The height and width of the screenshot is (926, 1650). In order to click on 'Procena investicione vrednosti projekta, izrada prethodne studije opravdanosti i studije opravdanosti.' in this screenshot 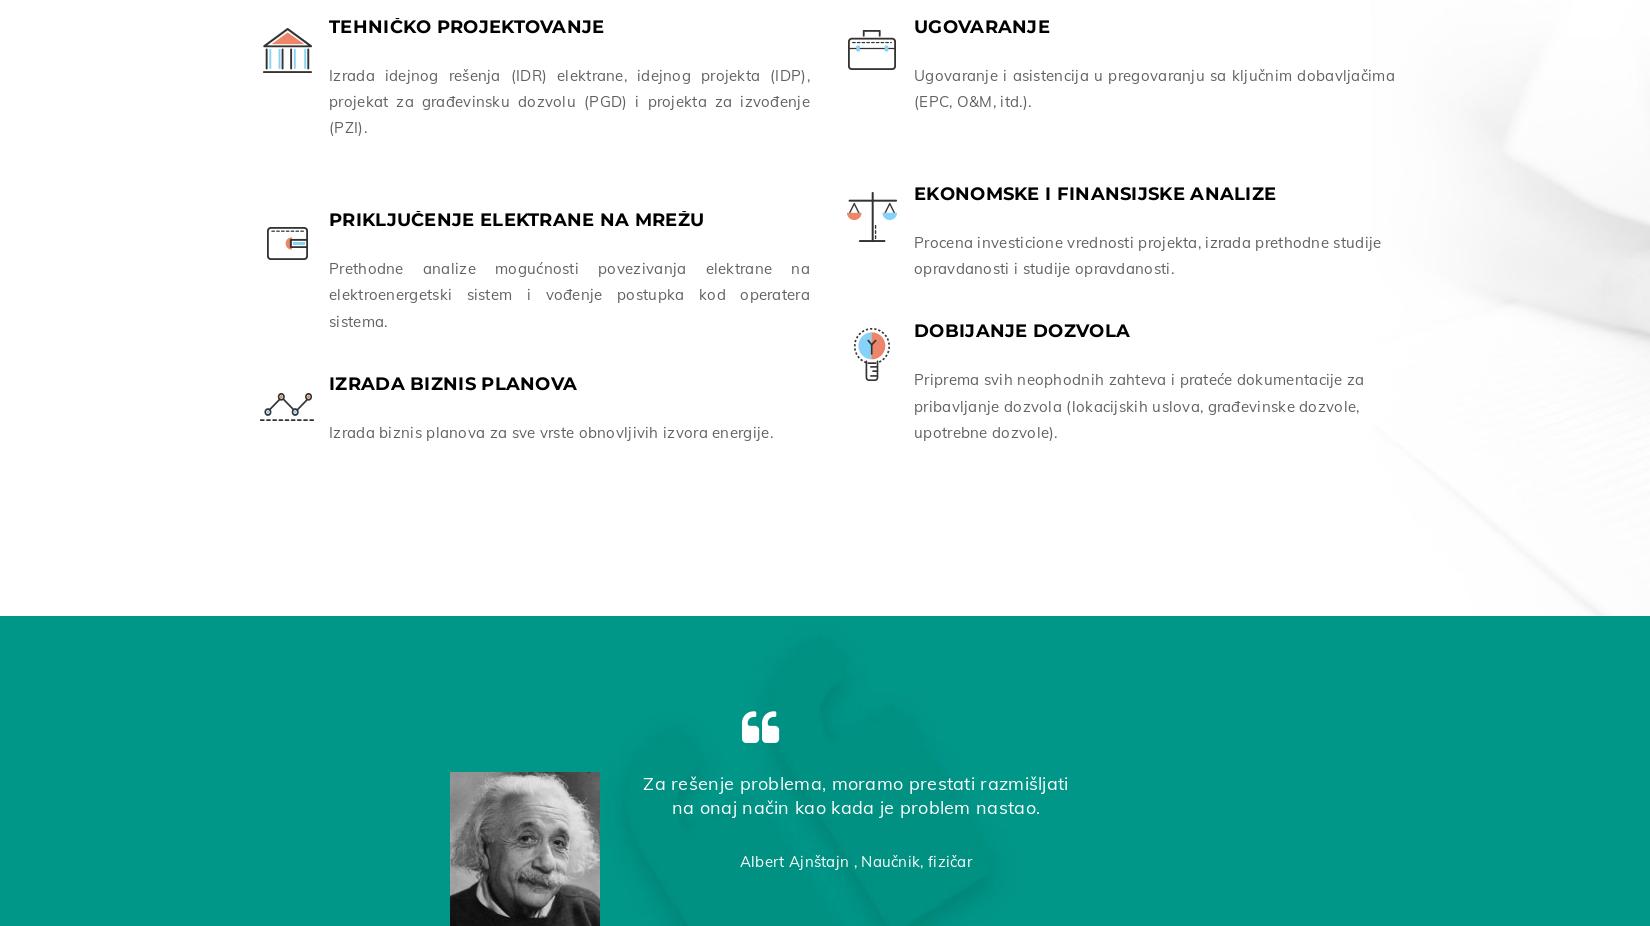, I will do `click(913, 251)`.